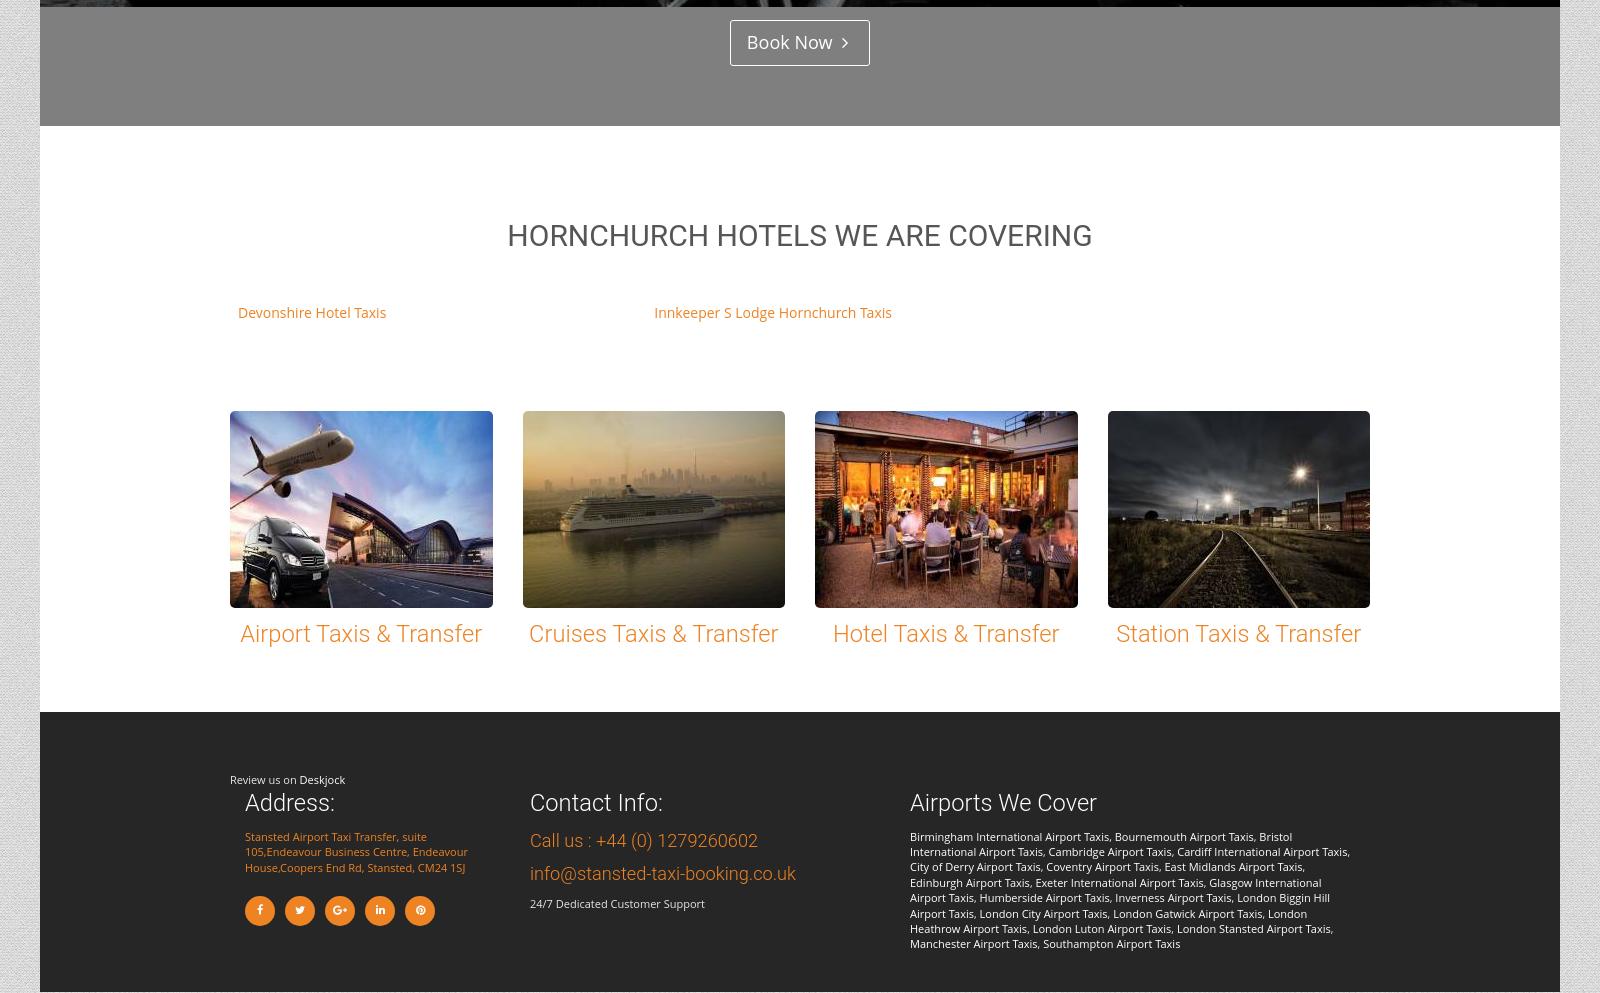 The height and width of the screenshot is (993, 1600). What do you see at coordinates (1120, 905) in the screenshot?
I see `'London Biggin Hill Airport Taxis'` at bounding box center [1120, 905].